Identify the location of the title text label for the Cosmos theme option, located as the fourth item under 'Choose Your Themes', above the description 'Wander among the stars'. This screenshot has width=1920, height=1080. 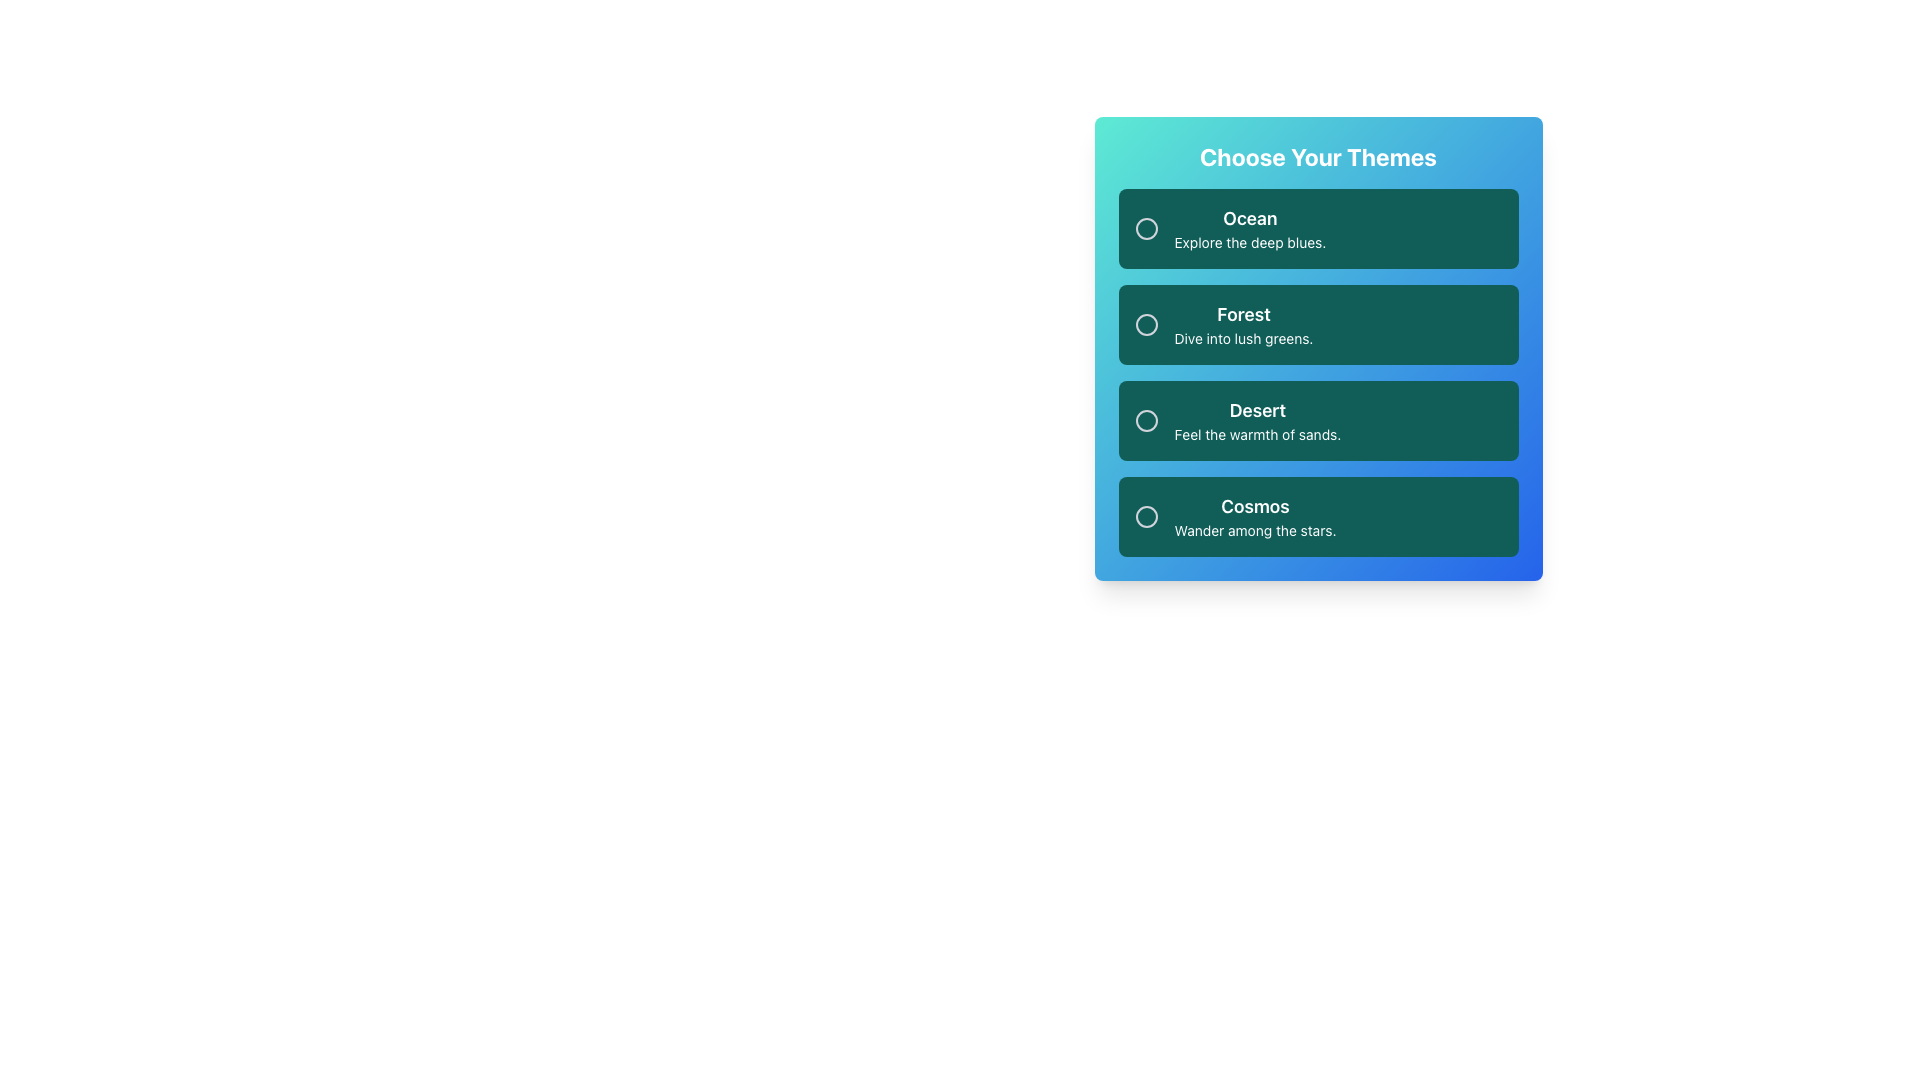
(1254, 505).